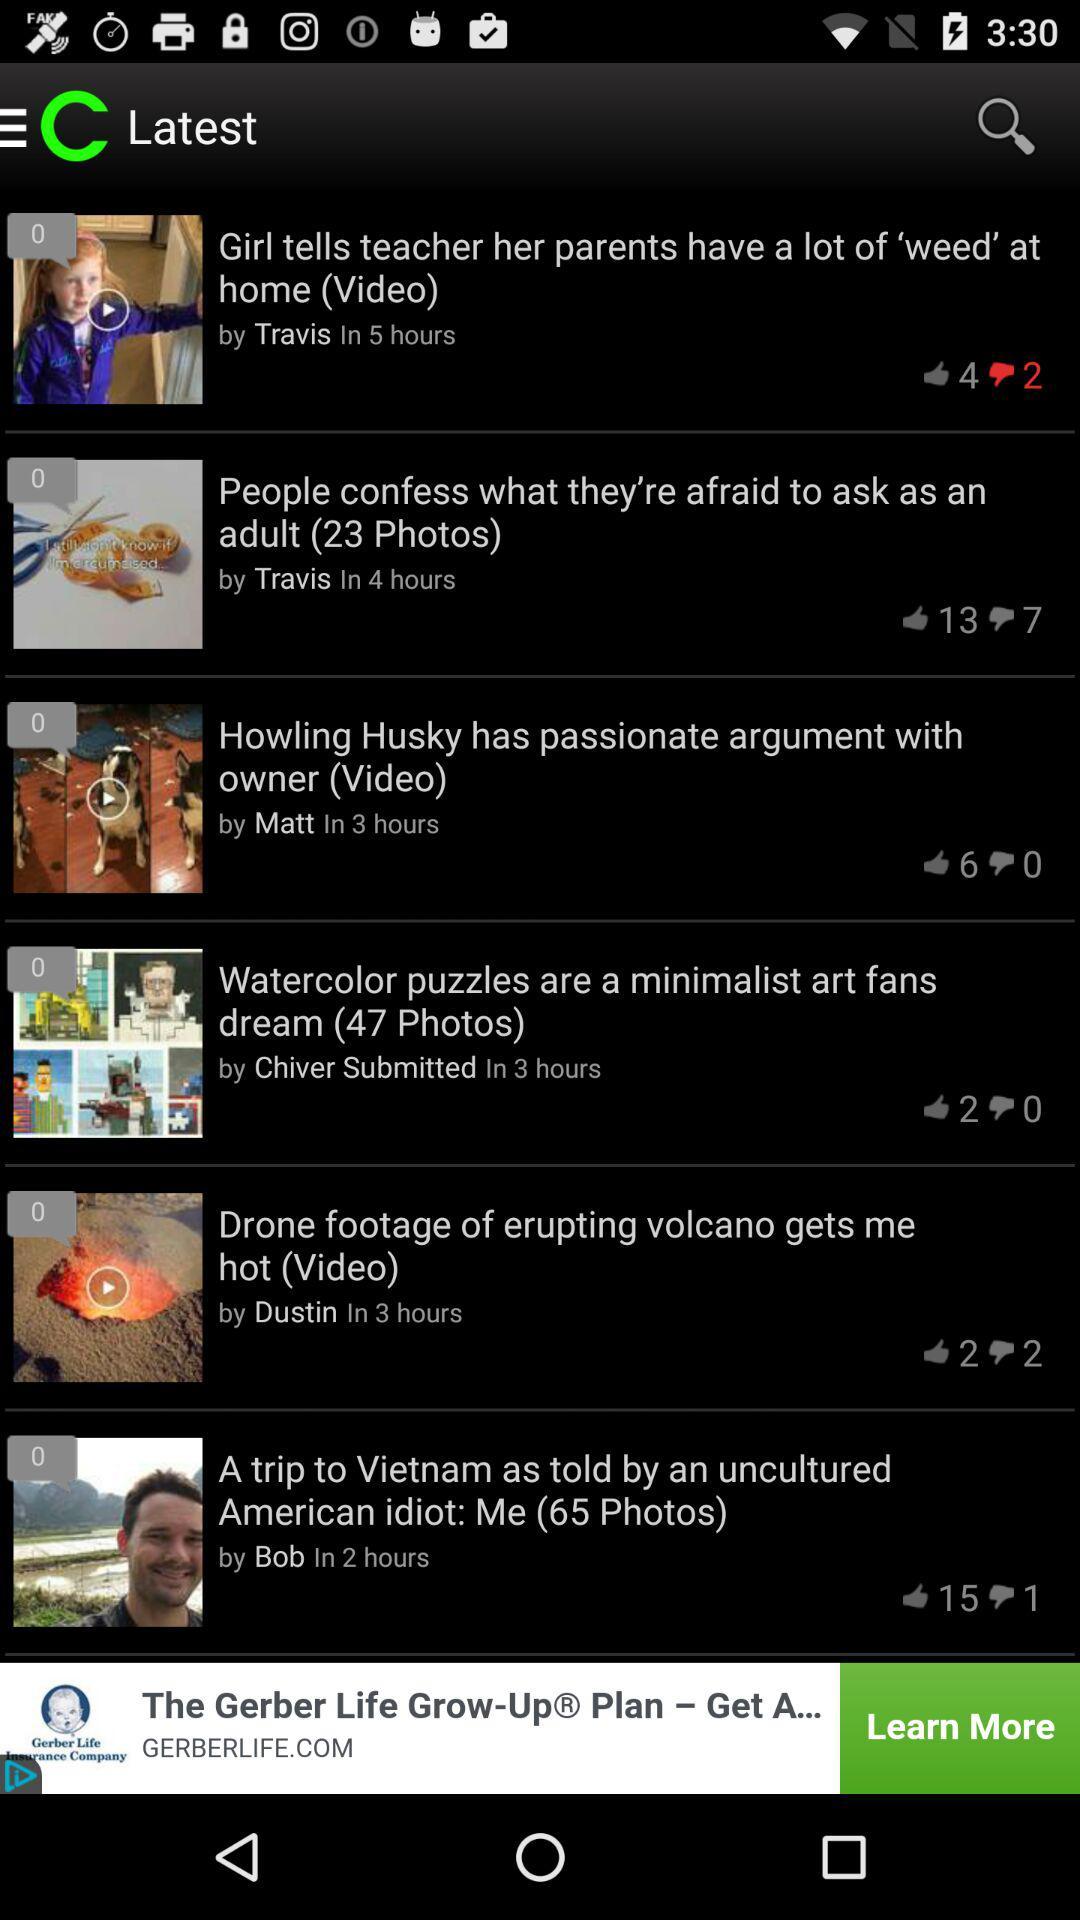 This screenshot has width=1080, height=1920. What do you see at coordinates (284, 821) in the screenshot?
I see `item to the left of the in 3 hours icon` at bounding box center [284, 821].